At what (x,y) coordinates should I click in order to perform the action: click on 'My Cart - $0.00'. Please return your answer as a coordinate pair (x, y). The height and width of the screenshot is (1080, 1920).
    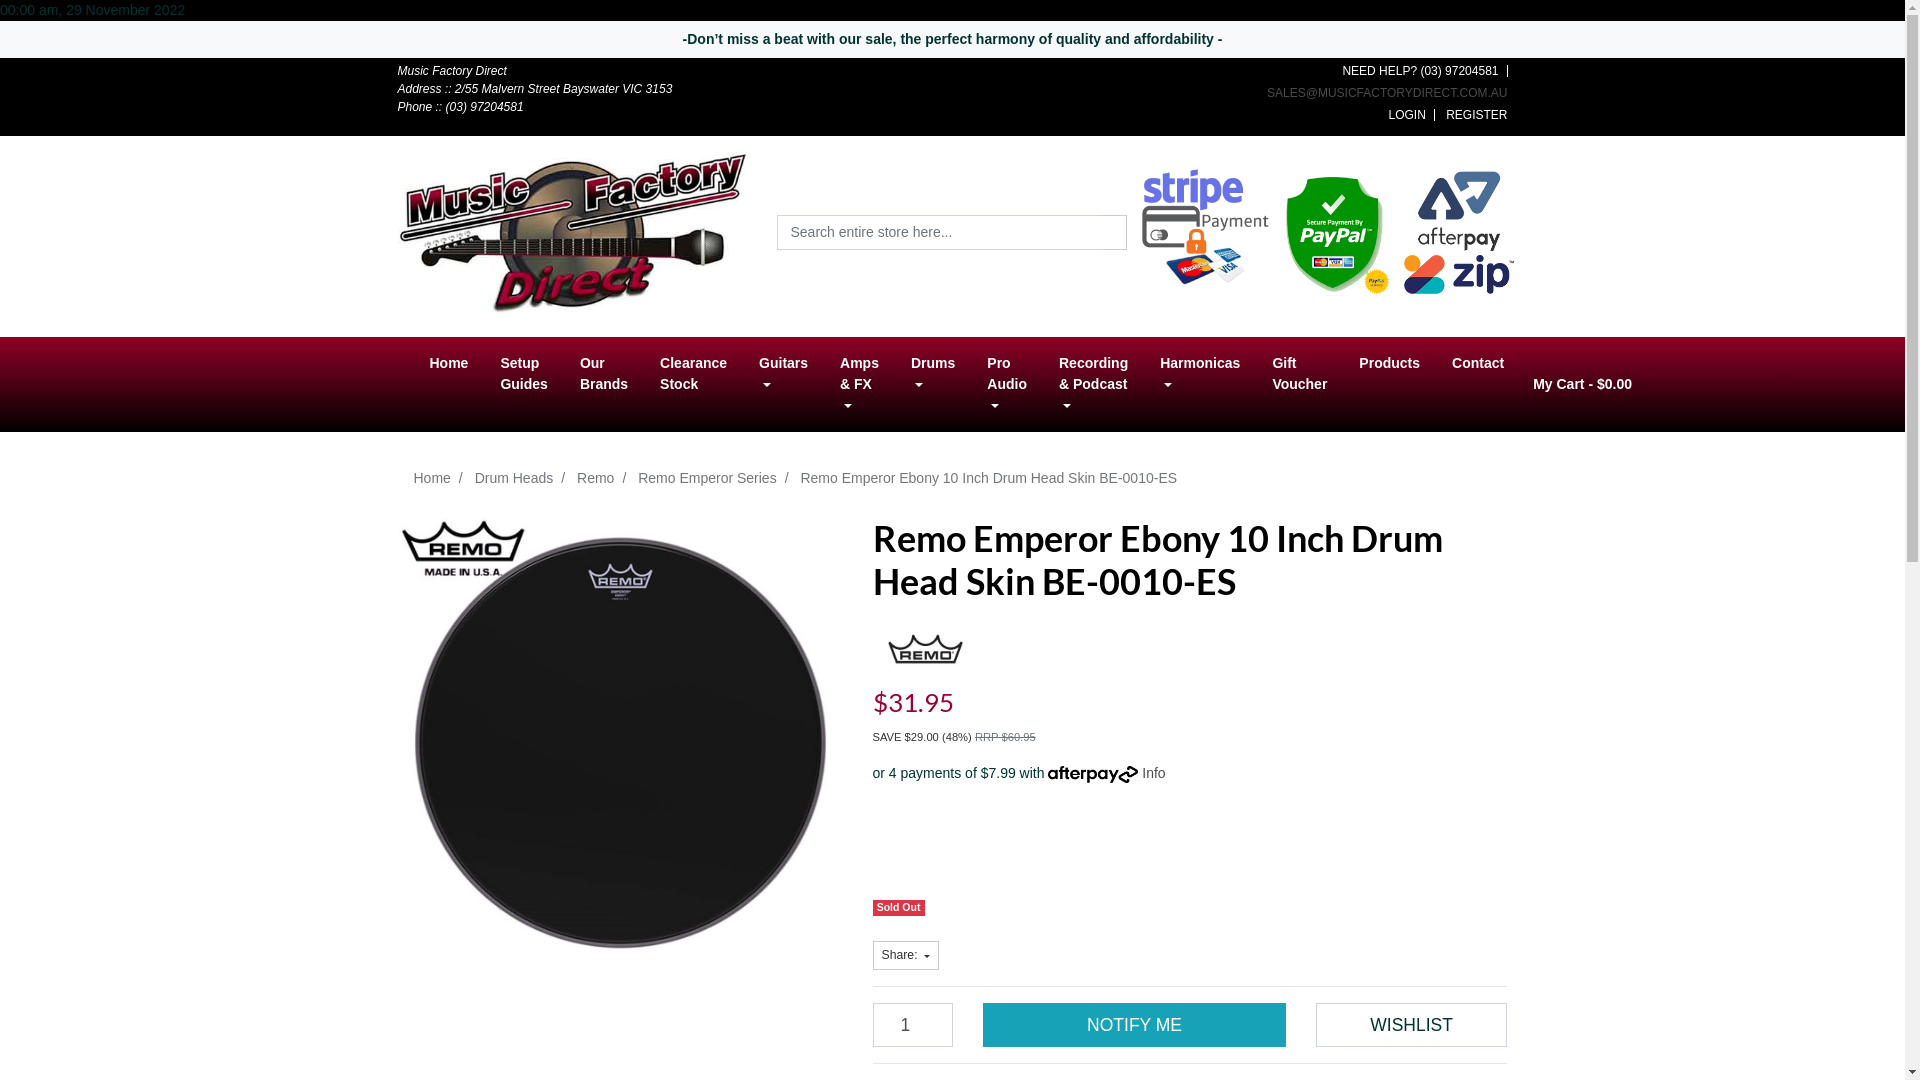
    Looking at the image, I should click on (1581, 384).